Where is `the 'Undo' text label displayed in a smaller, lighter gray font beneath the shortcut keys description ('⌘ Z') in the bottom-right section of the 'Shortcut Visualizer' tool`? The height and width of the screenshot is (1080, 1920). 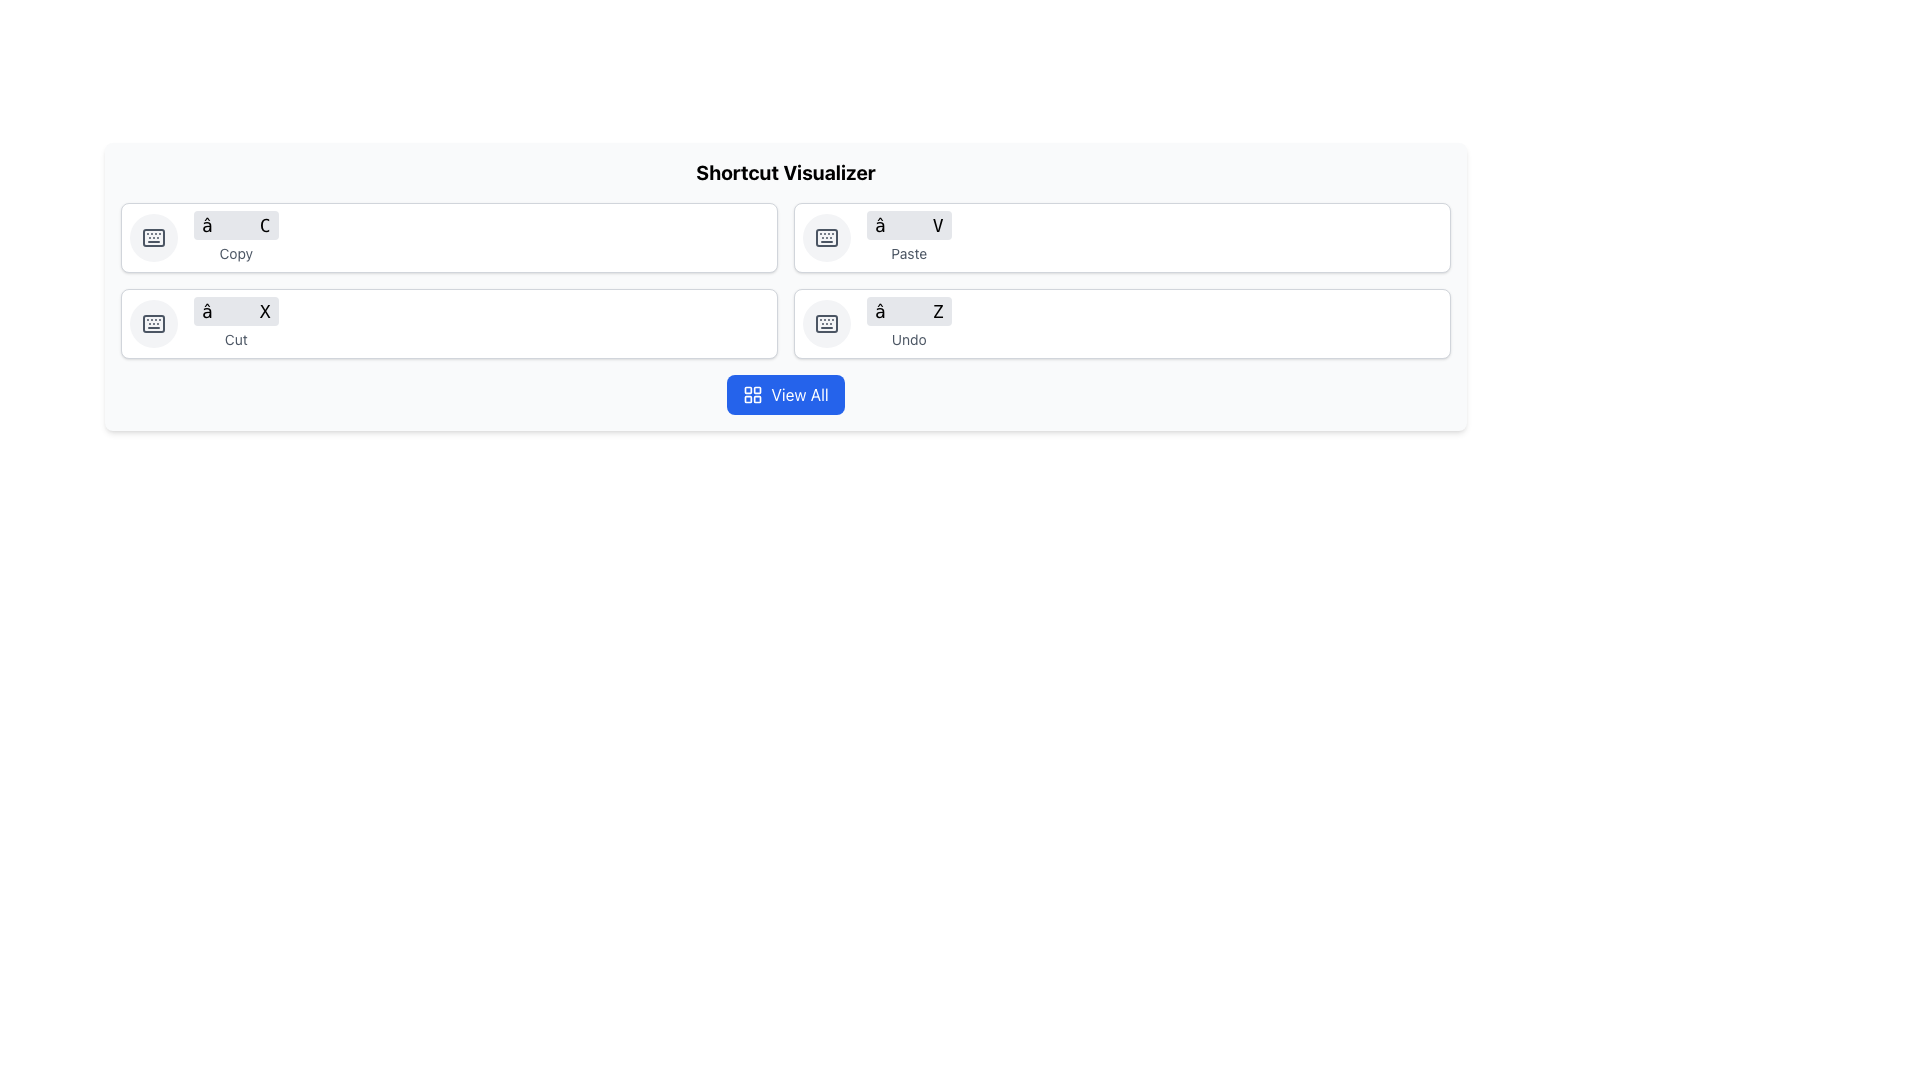 the 'Undo' text label displayed in a smaller, lighter gray font beneath the shortcut keys description ('⌘ Z') in the bottom-right section of the 'Shortcut Visualizer' tool is located at coordinates (908, 338).